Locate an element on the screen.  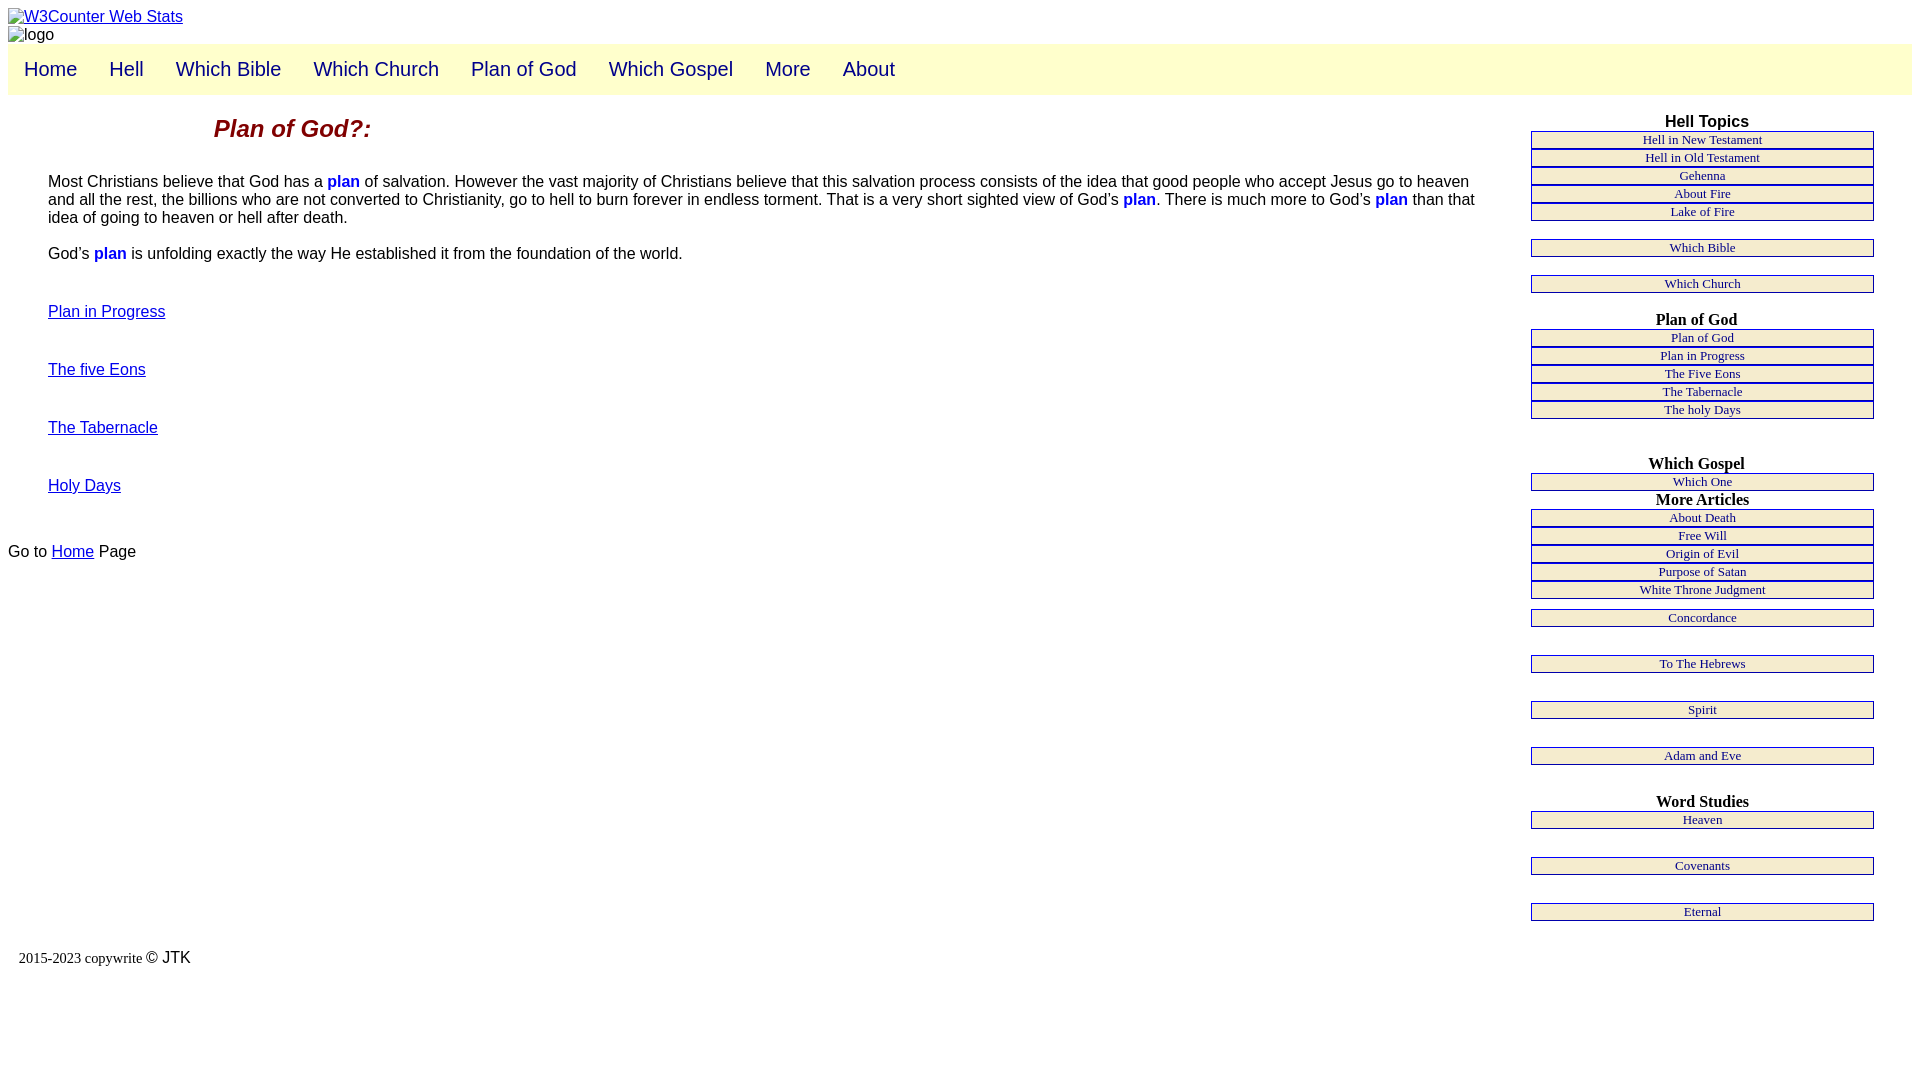
'Plan in Progress' is located at coordinates (1701, 354).